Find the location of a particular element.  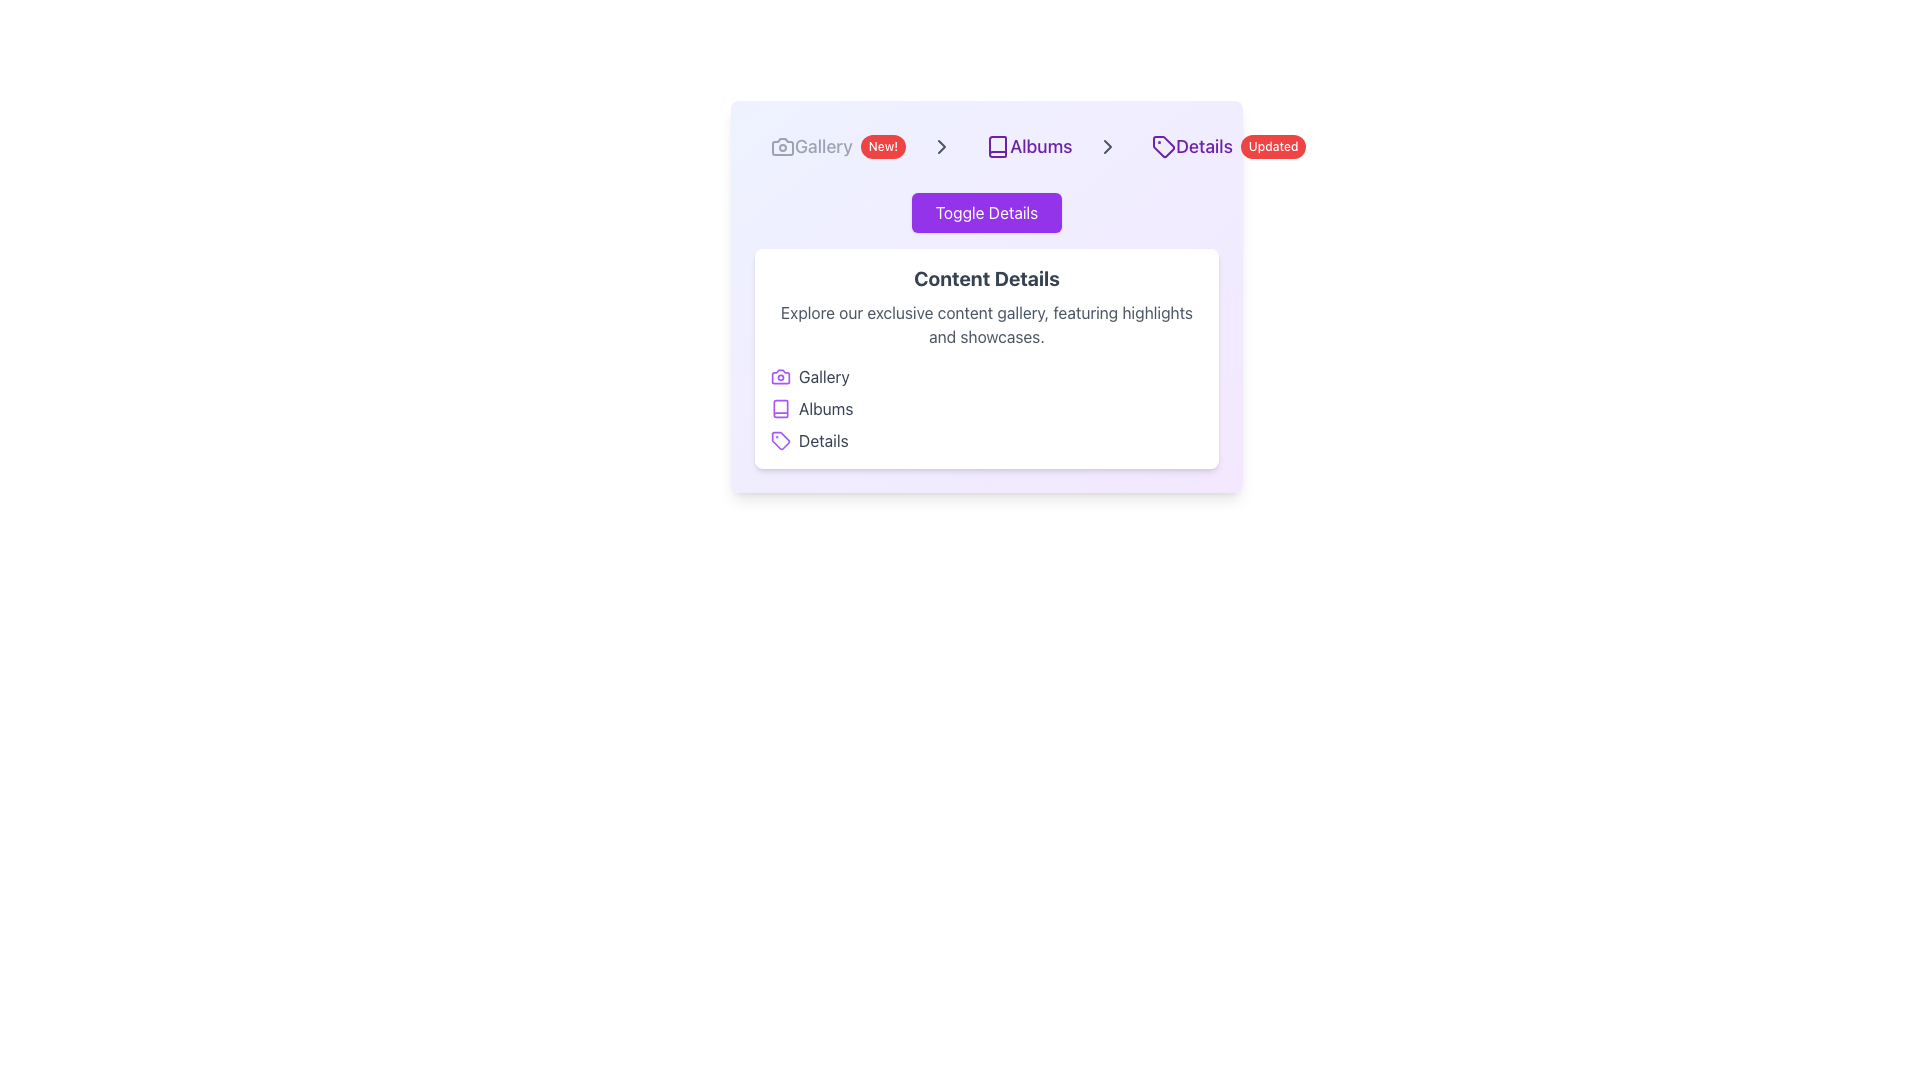

the text label 'Details' styled in purple, which is part of a breadcrumb navigation bar located immediately to the right of a tag icon is located at coordinates (1203, 145).